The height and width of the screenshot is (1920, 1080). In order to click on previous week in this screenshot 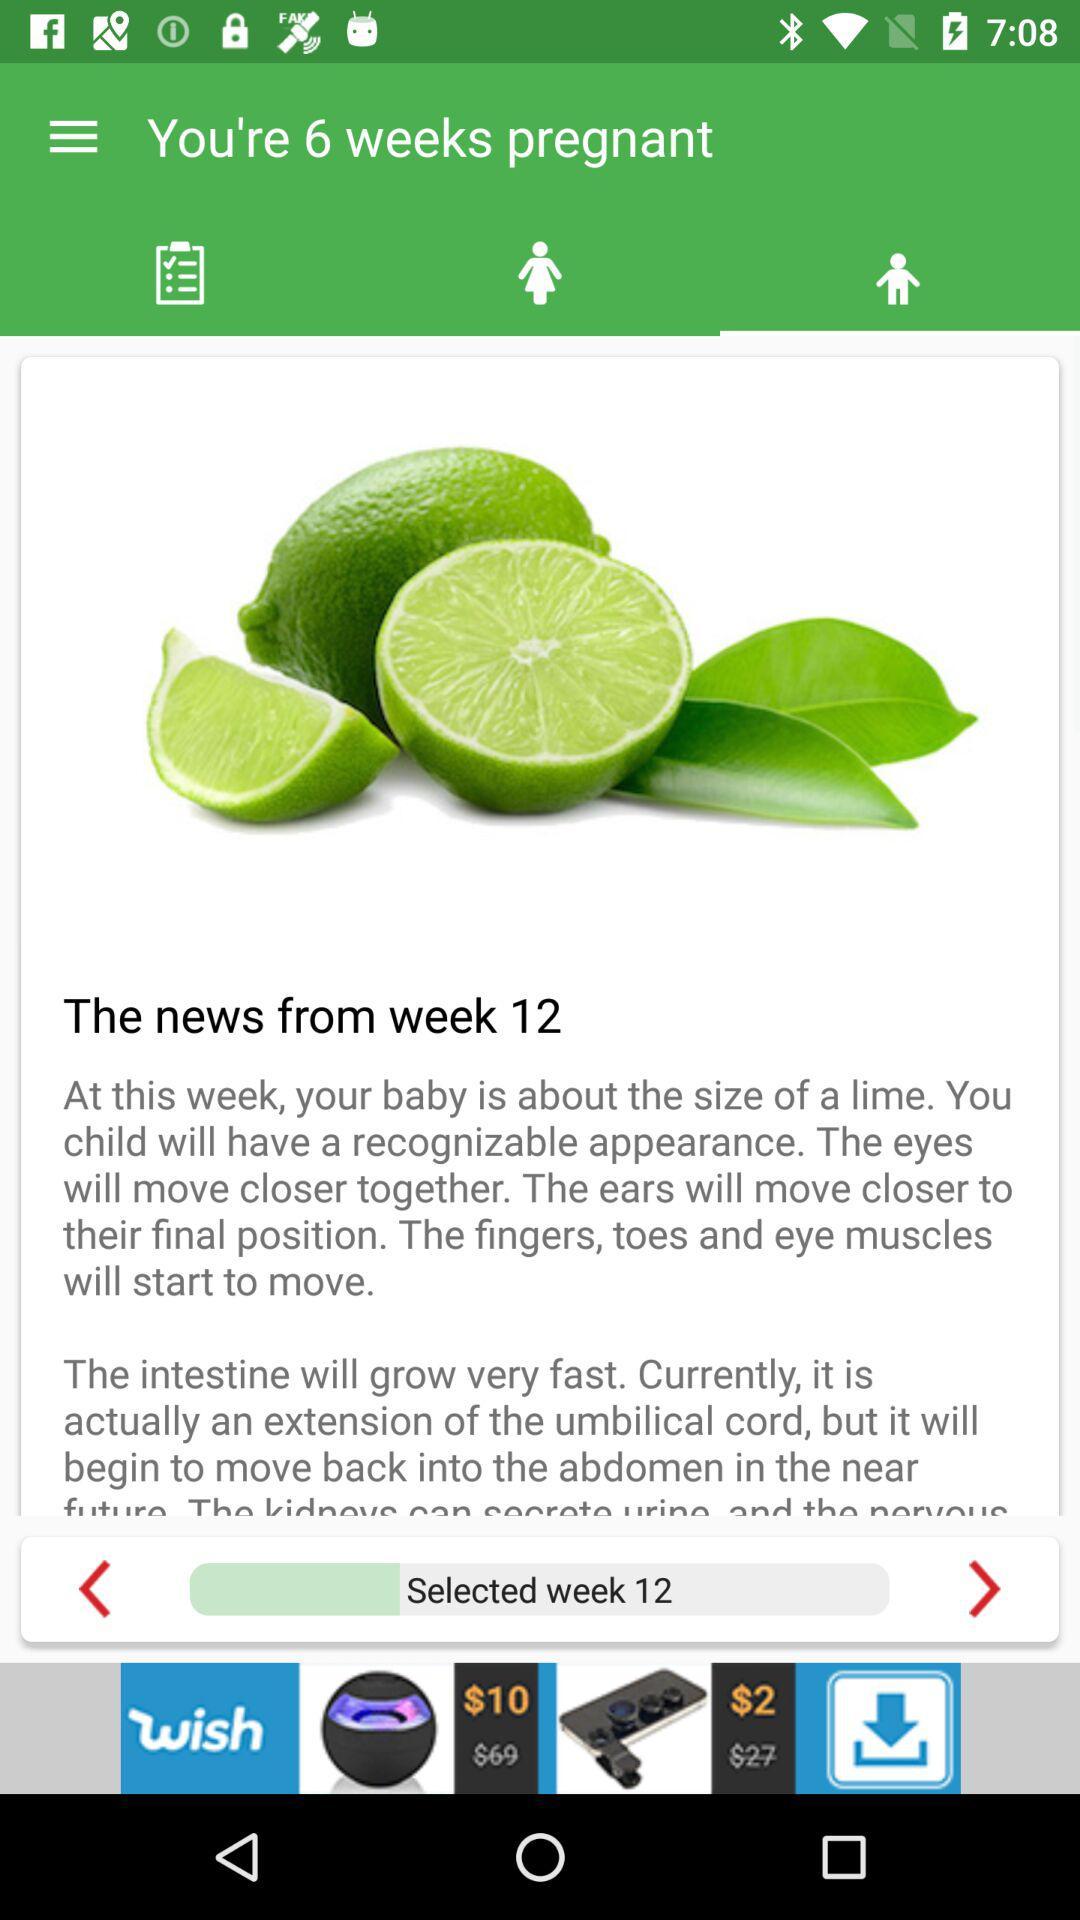, I will do `click(94, 1588)`.